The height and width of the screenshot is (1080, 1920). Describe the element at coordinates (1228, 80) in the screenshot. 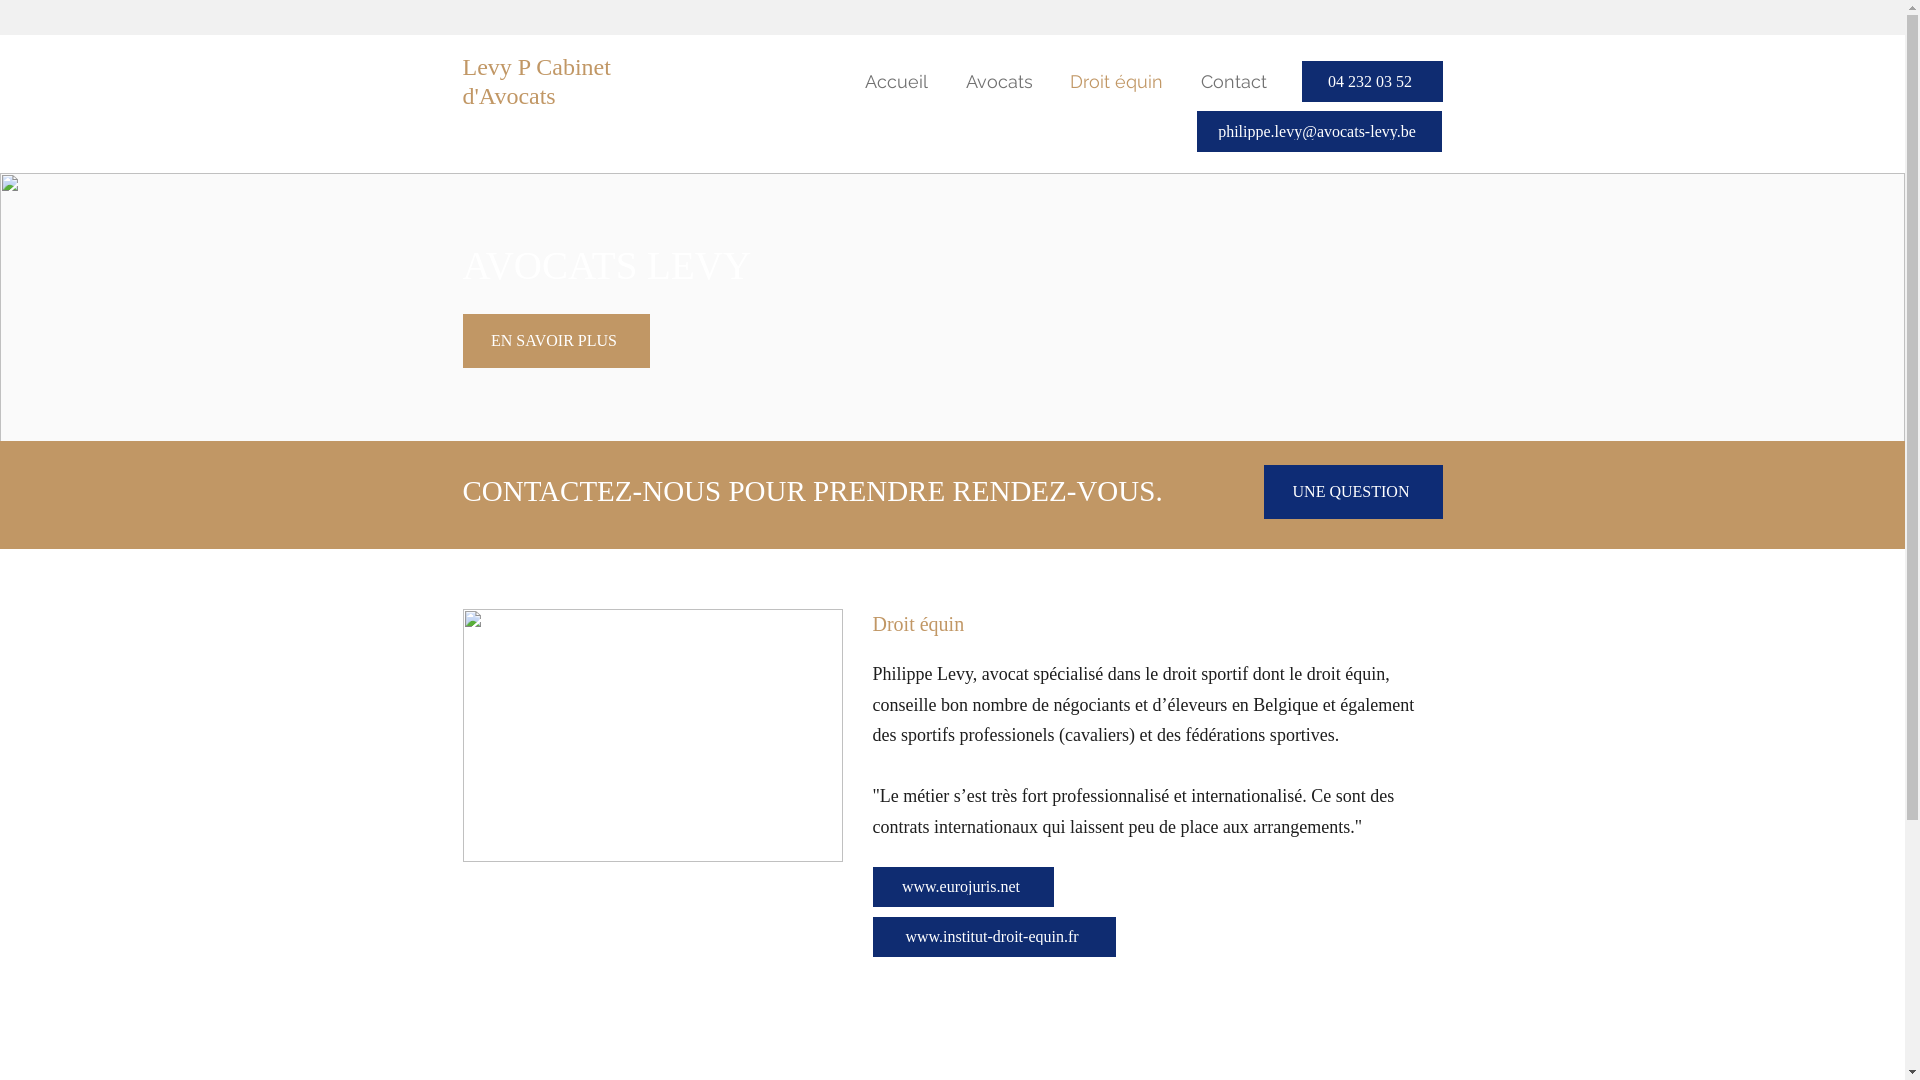

I see `'Contact'` at that location.